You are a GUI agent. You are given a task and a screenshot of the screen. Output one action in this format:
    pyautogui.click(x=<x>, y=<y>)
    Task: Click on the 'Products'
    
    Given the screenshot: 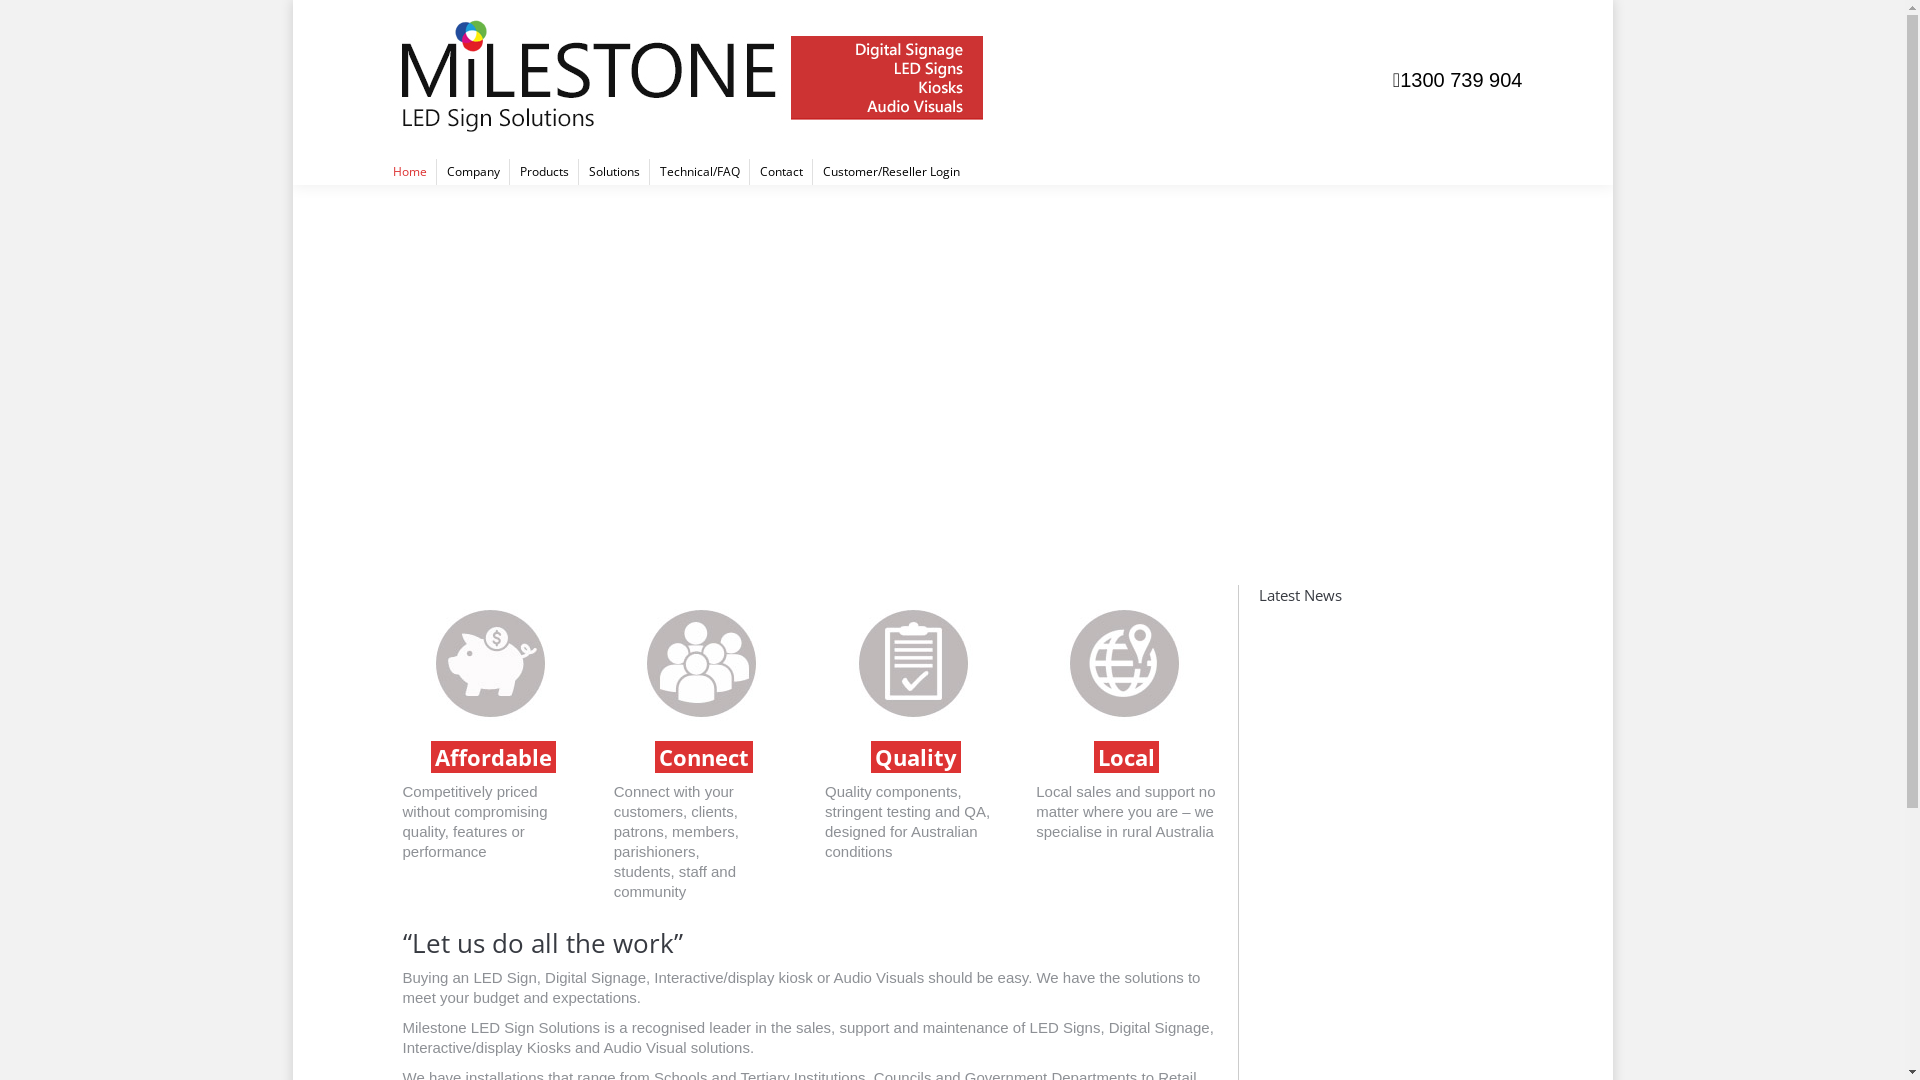 What is the action you would take?
    pyautogui.click(x=544, y=171)
    